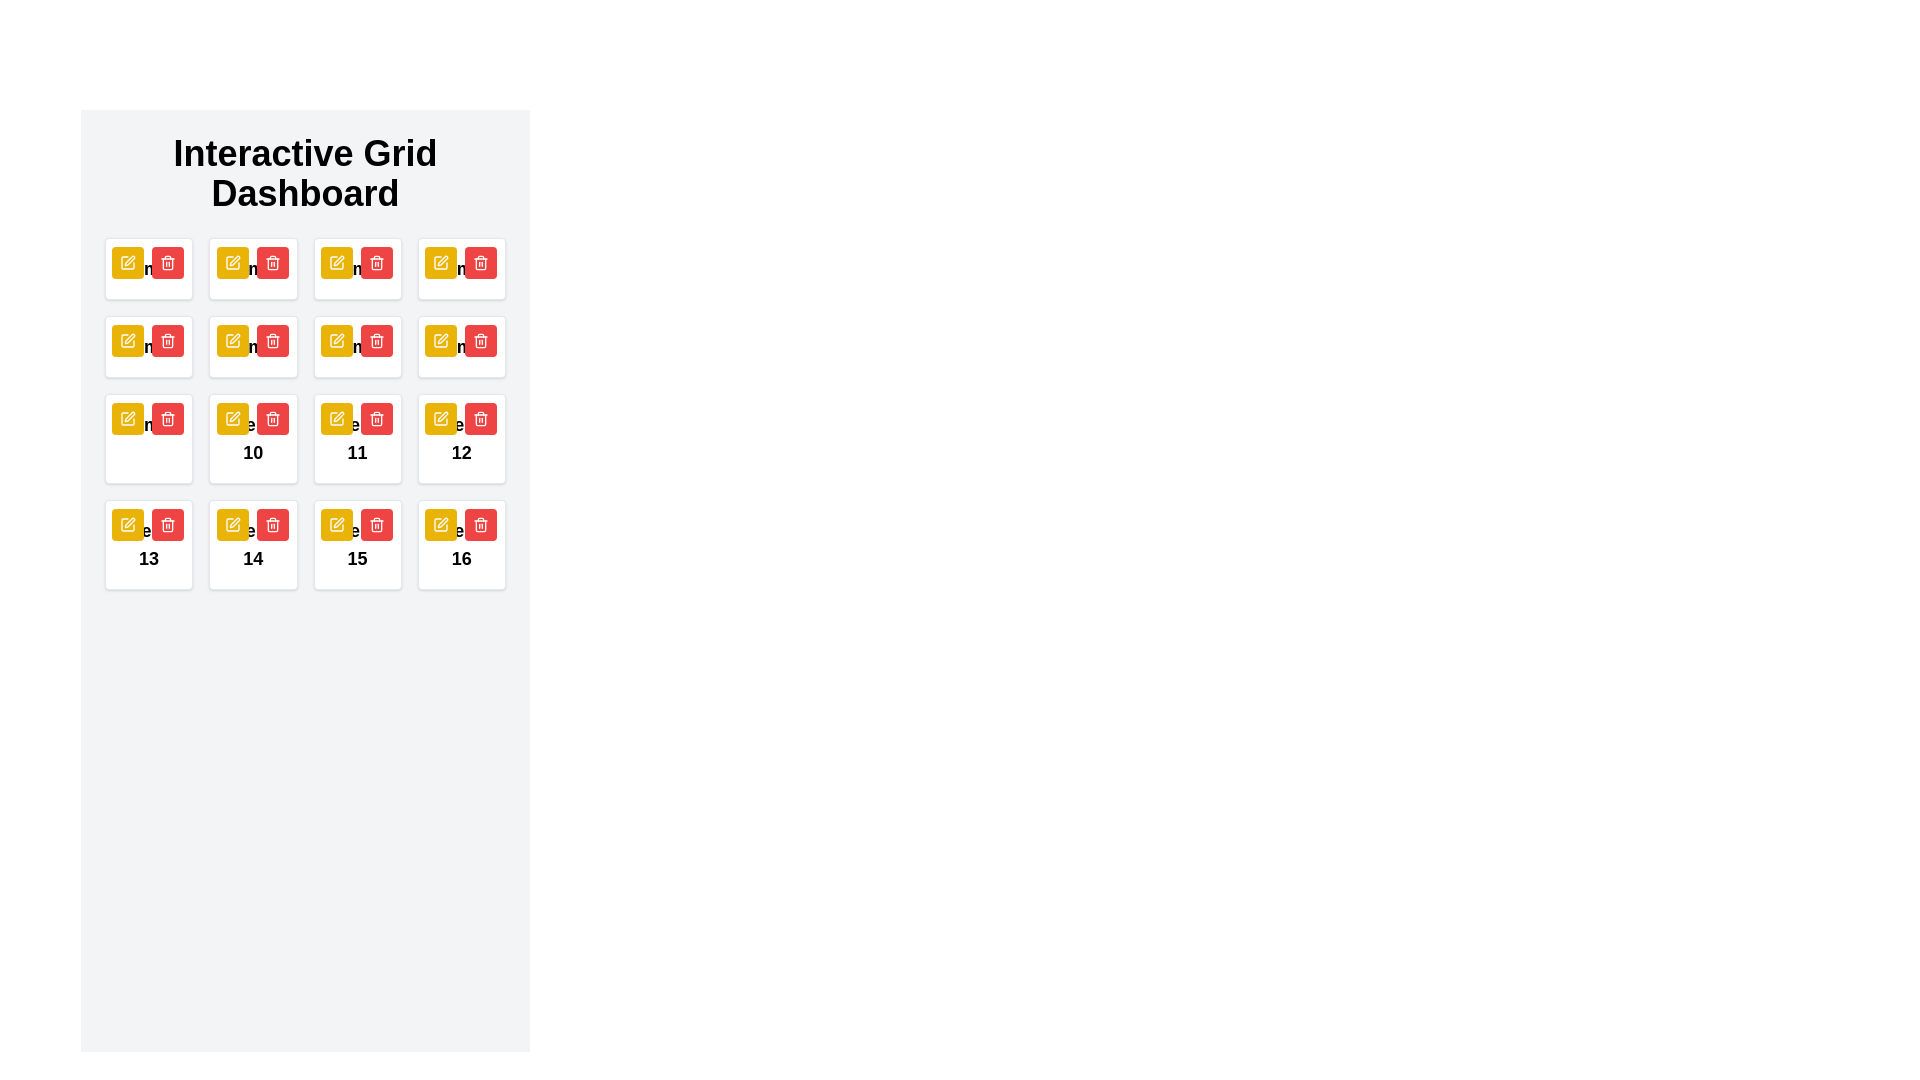 The height and width of the screenshot is (1080, 1920). Describe the element at coordinates (336, 261) in the screenshot. I see `the Edit icon` at that location.